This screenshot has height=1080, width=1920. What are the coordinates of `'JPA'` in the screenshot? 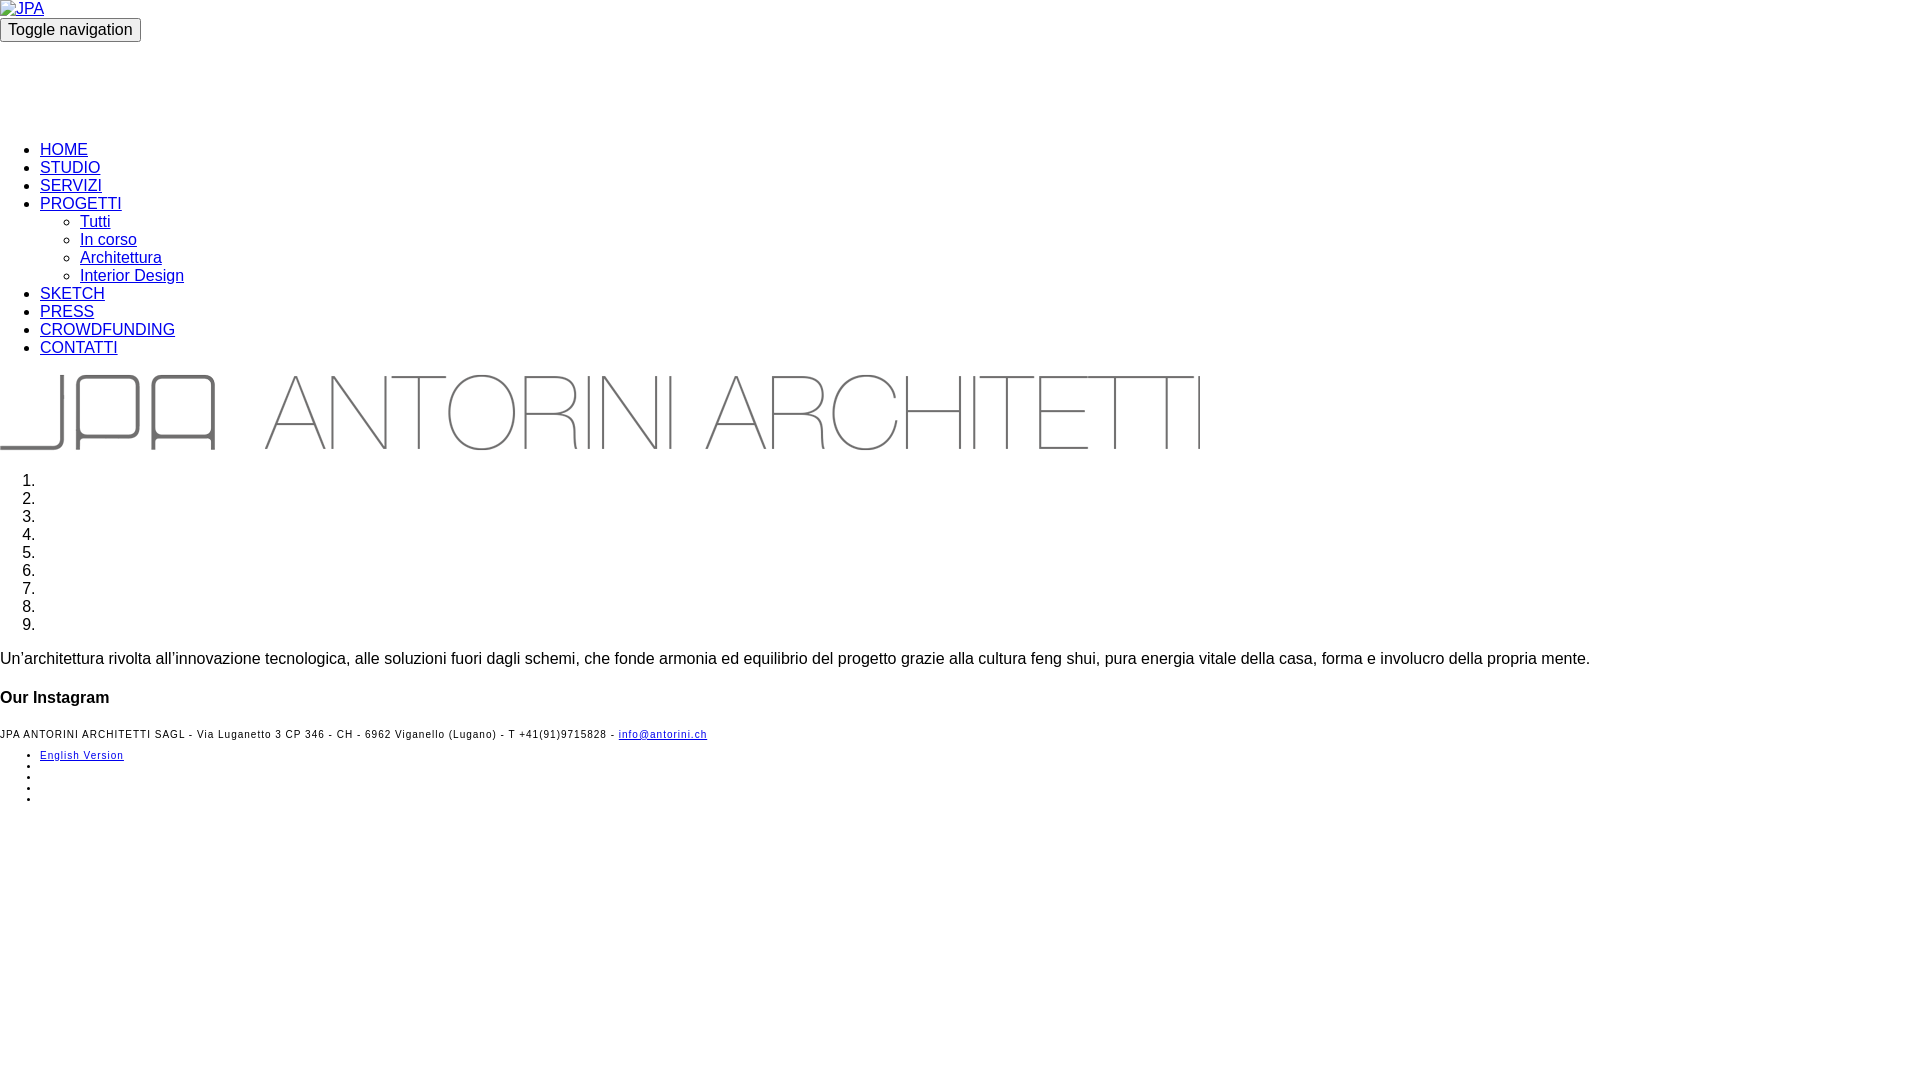 It's located at (599, 411).